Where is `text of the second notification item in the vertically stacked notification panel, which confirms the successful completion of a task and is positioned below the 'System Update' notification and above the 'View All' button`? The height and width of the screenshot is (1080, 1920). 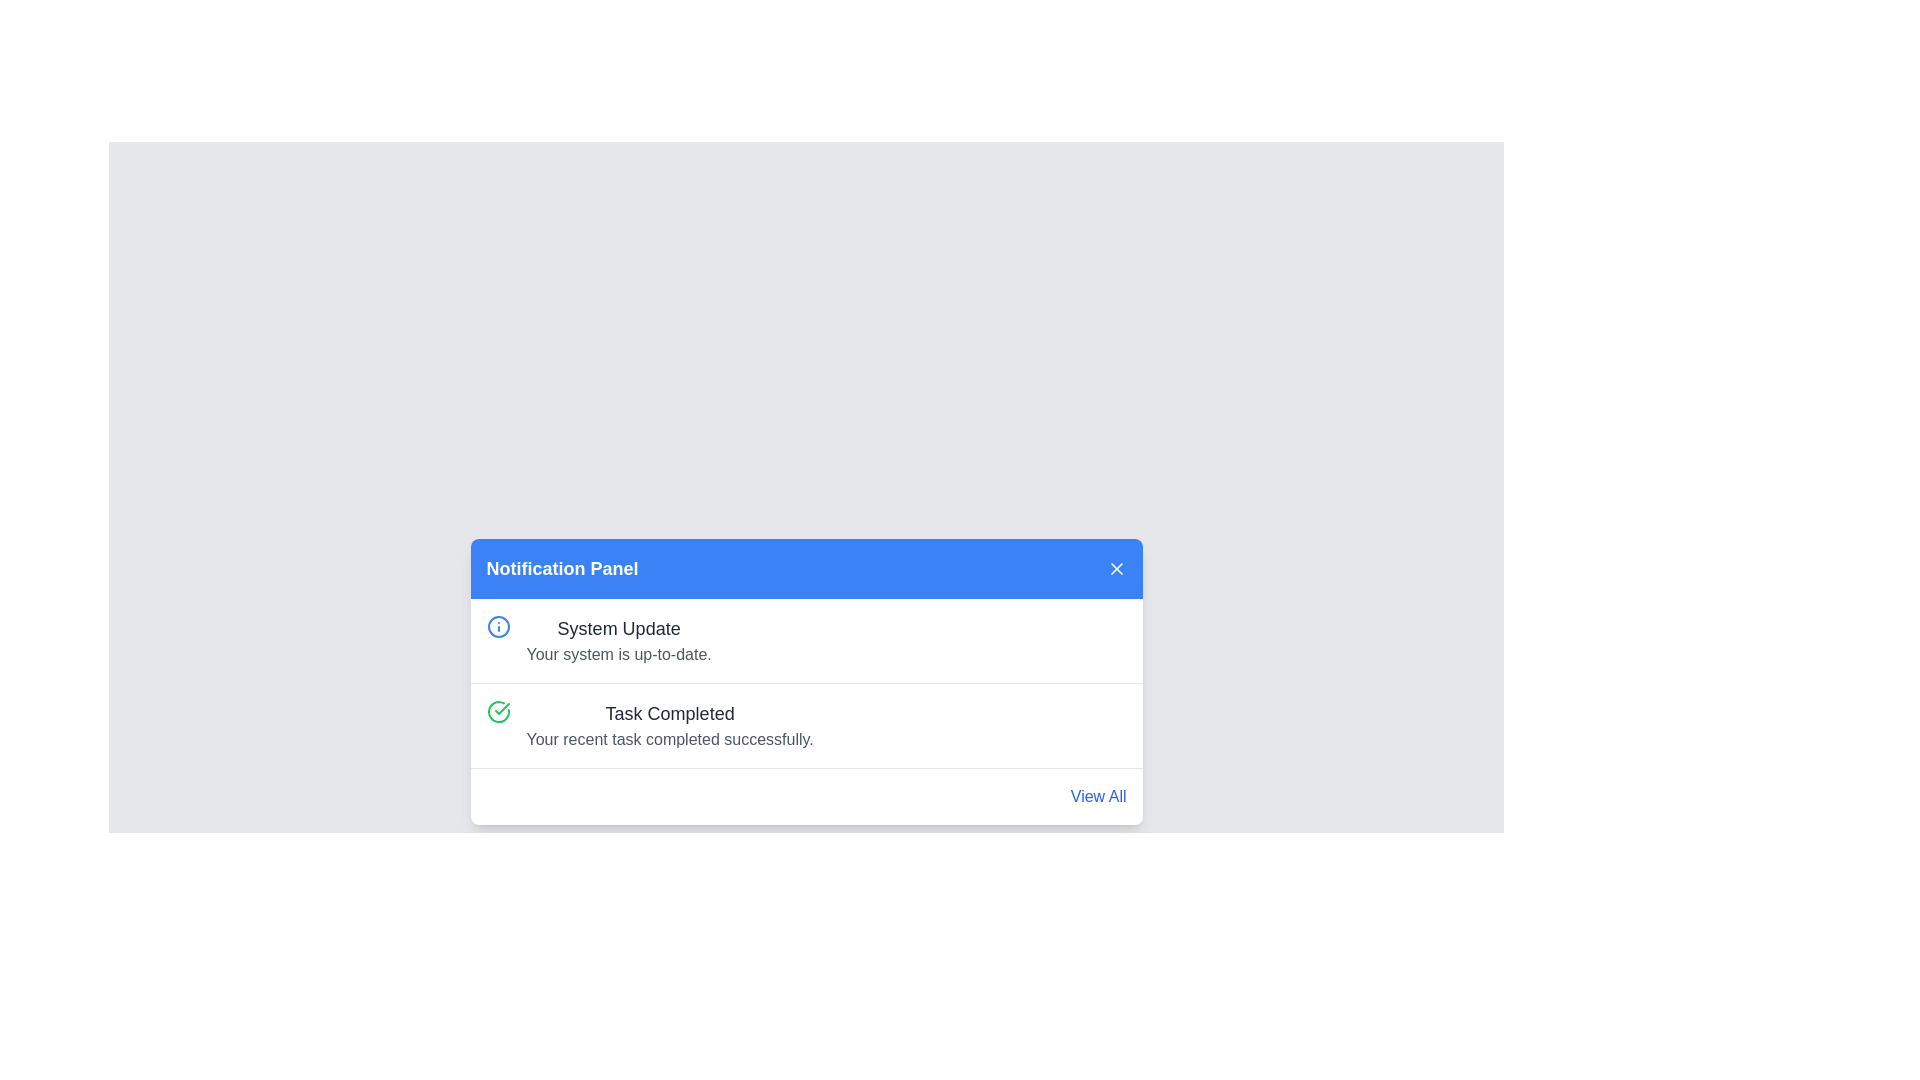
text of the second notification item in the vertically stacked notification panel, which confirms the successful completion of a task and is positioned below the 'System Update' notification and above the 'View All' button is located at coordinates (806, 725).